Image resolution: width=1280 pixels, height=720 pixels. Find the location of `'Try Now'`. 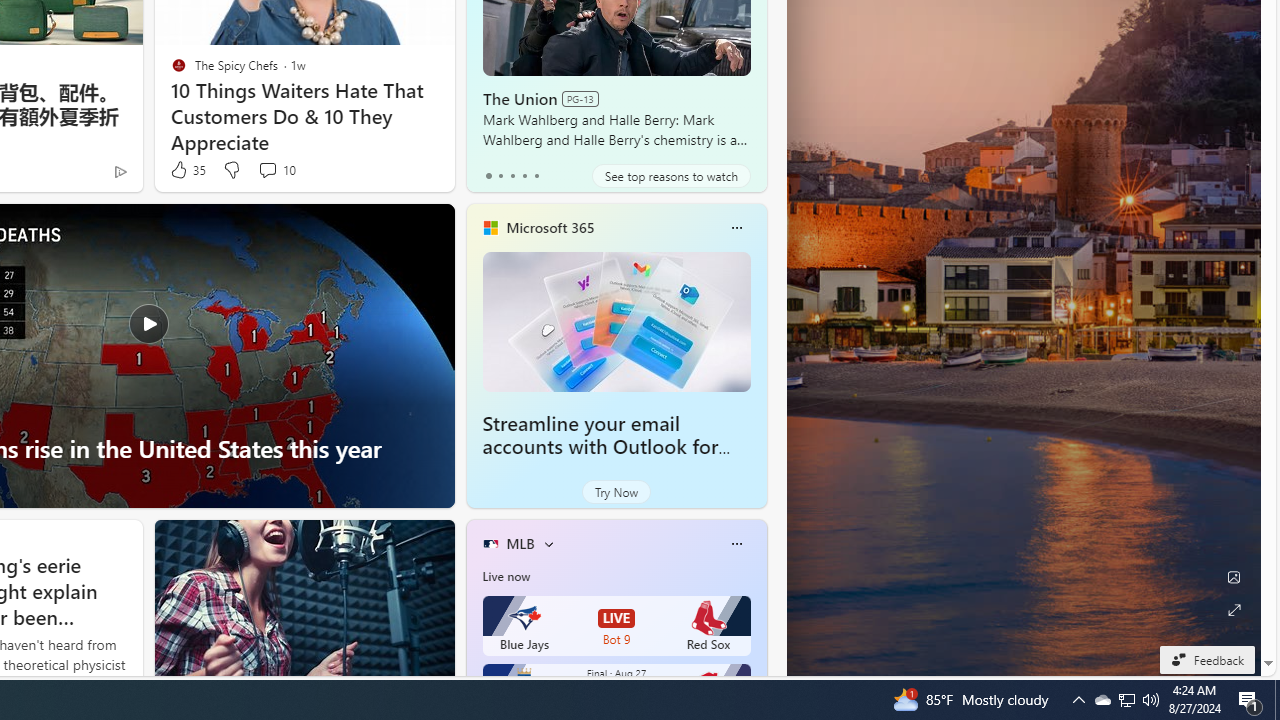

'Try Now' is located at coordinates (615, 492).